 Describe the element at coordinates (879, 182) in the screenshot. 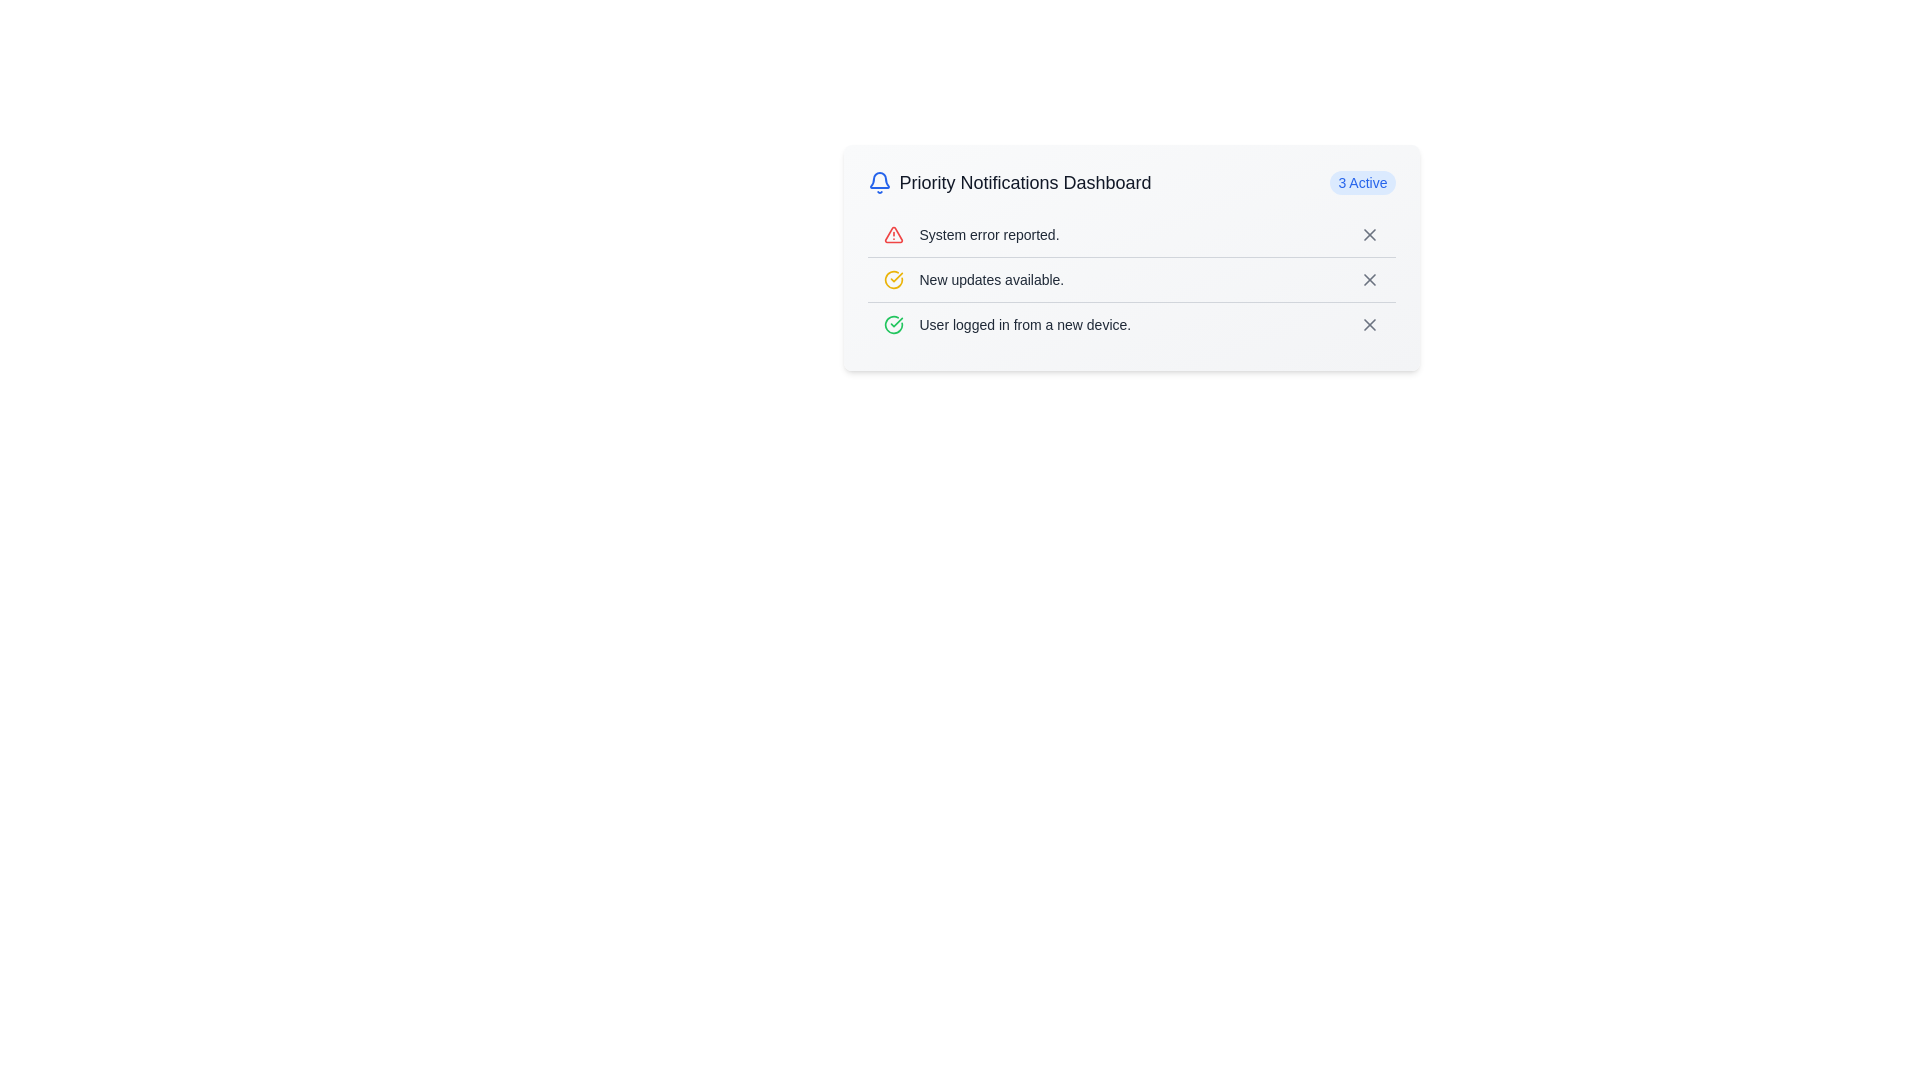

I see `the bell icon located to the far left of the 'Priority Notifications Dashboard', which serves as a visual representation for notifications` at that location.